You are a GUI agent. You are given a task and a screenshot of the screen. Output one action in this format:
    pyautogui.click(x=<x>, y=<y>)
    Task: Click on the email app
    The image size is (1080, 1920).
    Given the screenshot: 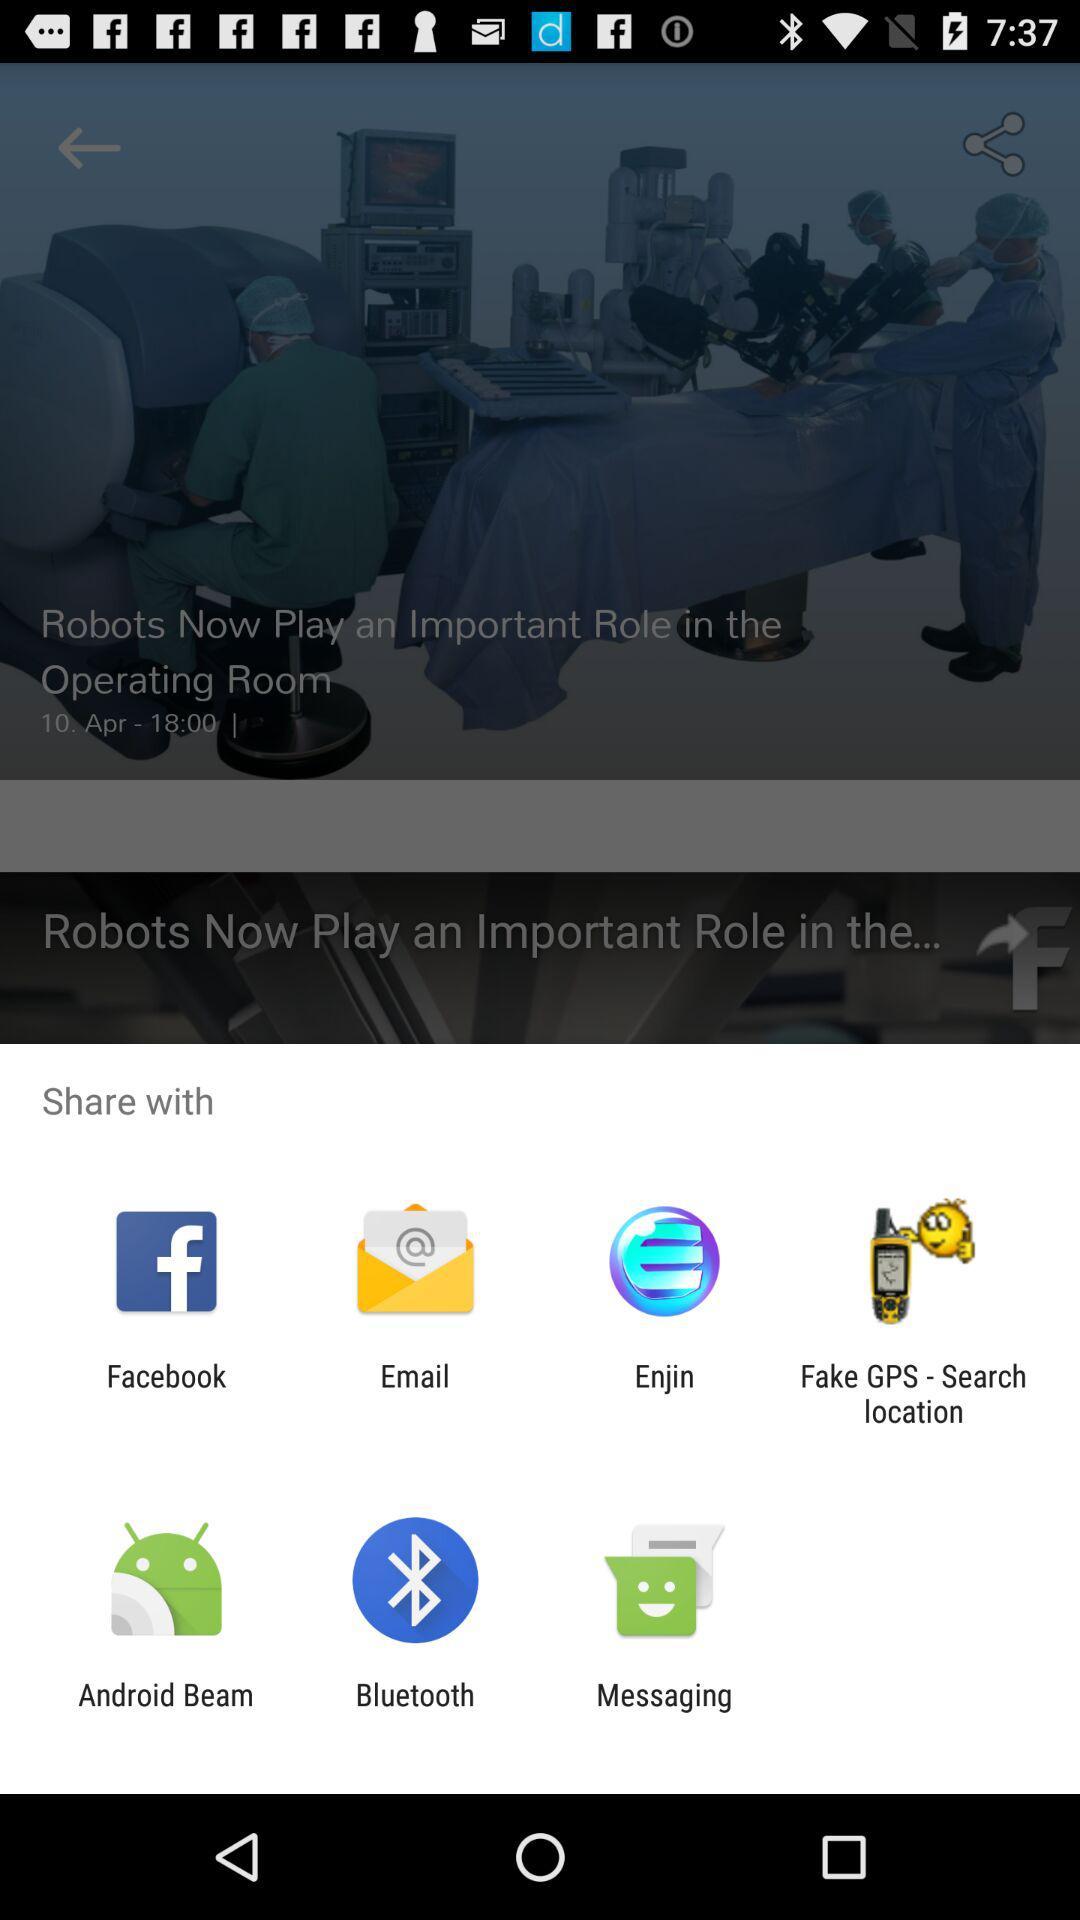 What is the action you would take?
    pyautogui.click(x=414, y=1392)
    